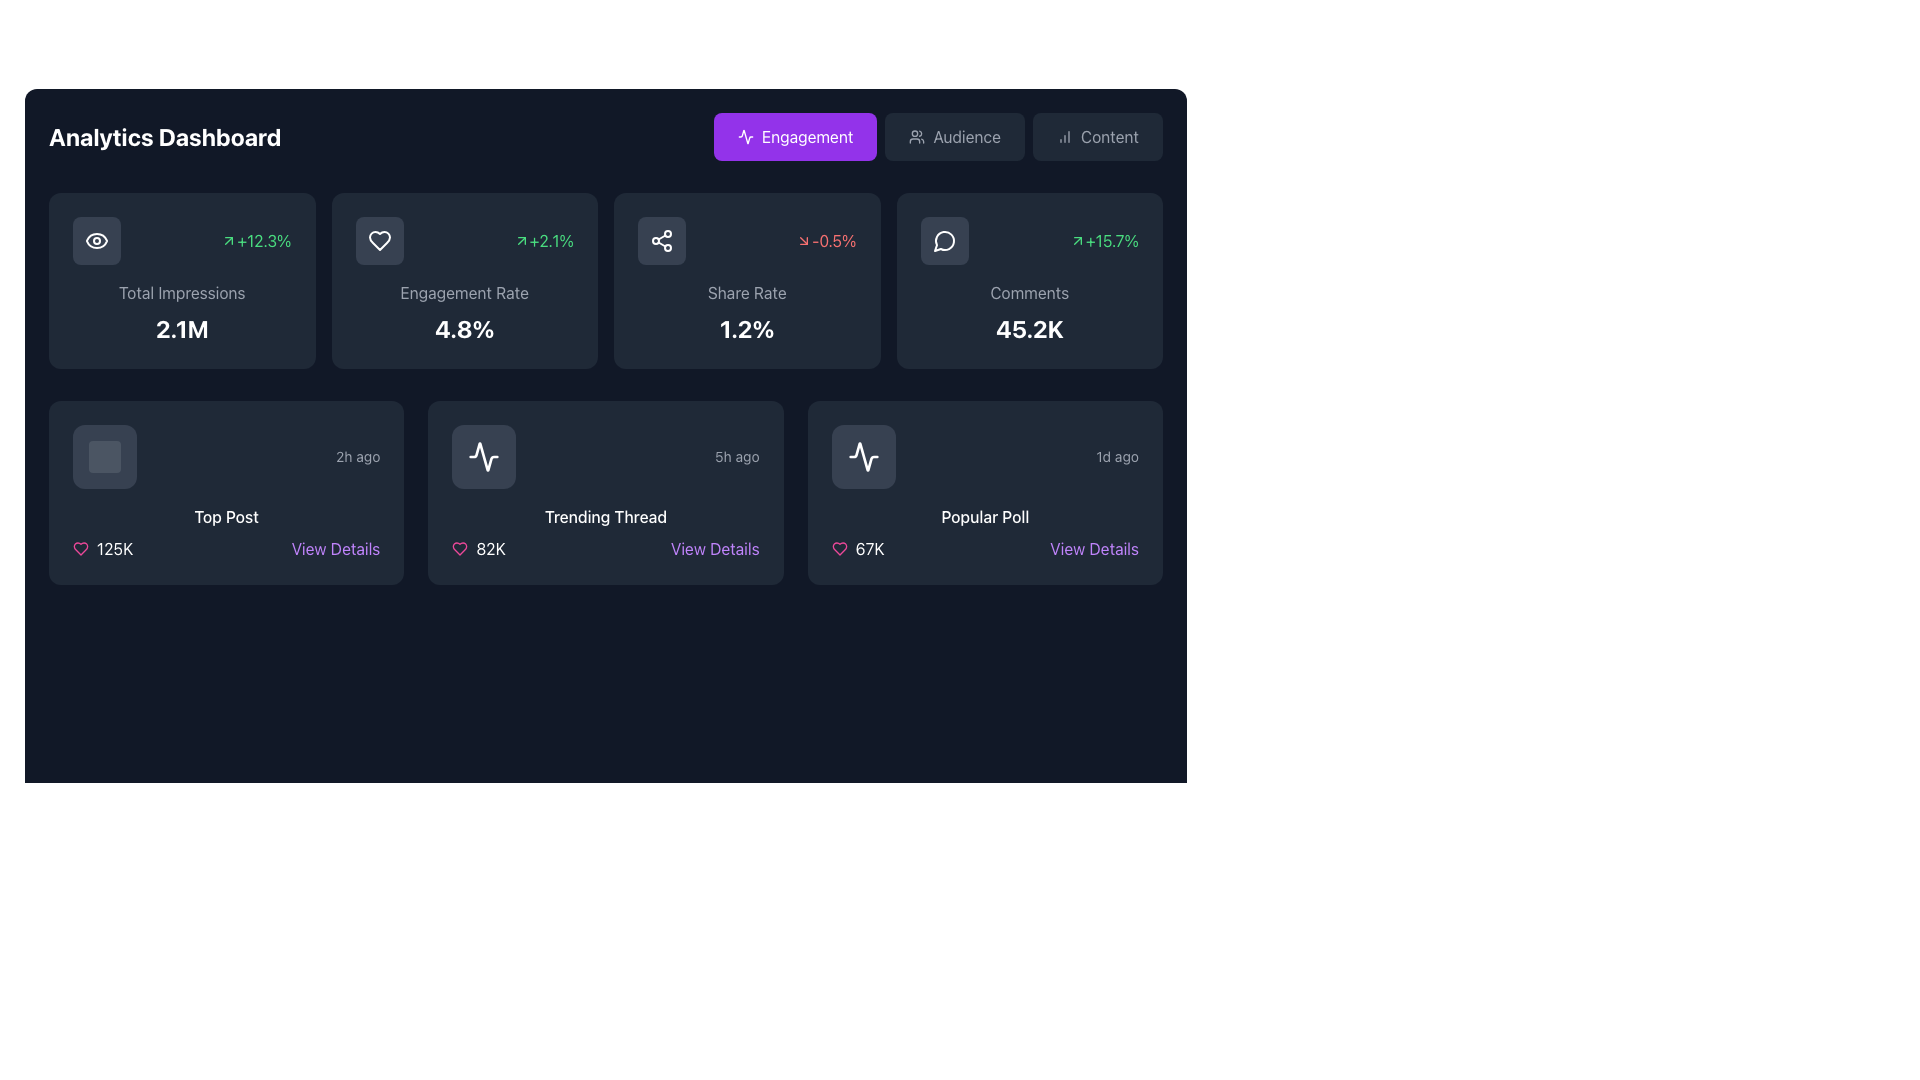 This screenshot has height=1080, width=1920. What do you see at coordinates (826, 239) in the screenshot?
I see `the displayed negative percentage change value ('-0.5%') in the top-right area of the 'Share Rate' card, adjacent to the '1.2%' text element` at bounding box center [826, 239].